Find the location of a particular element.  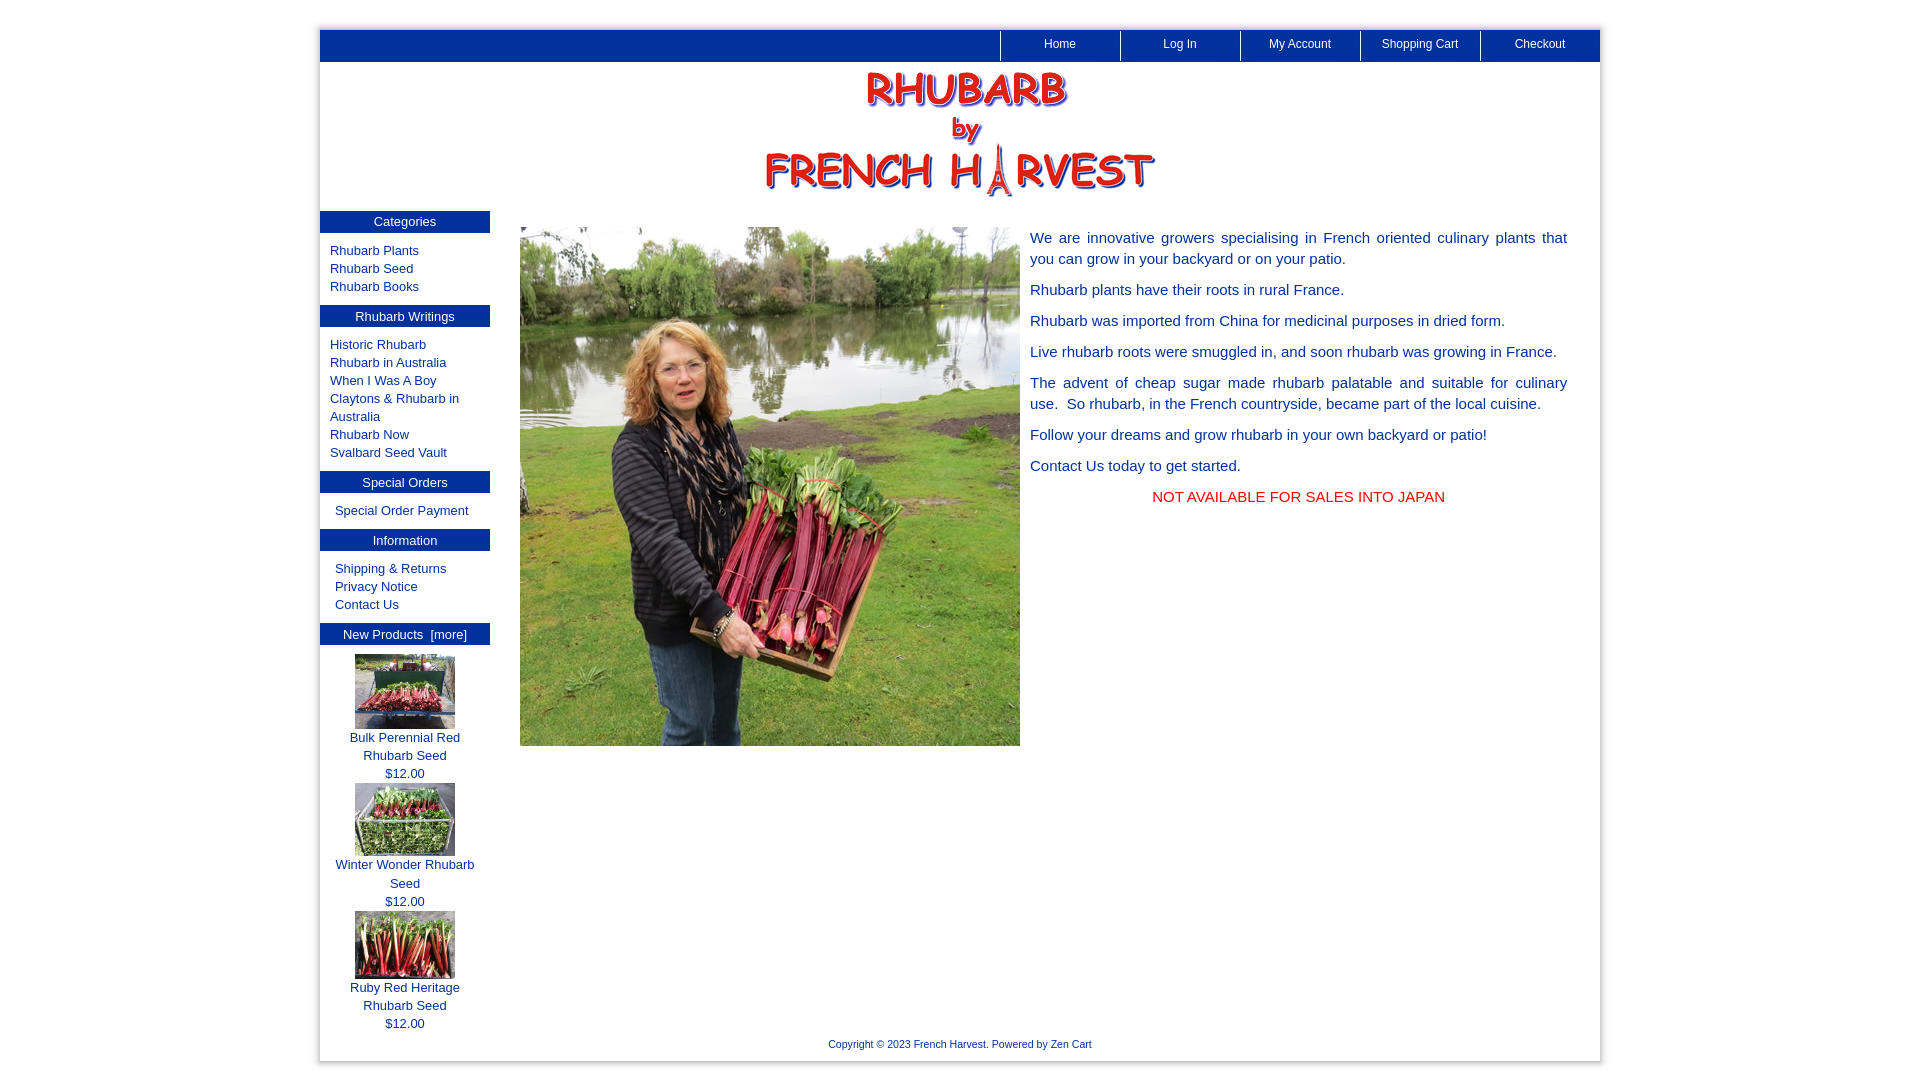

'Shopping Cart' is located at coordinates (1419, 45).